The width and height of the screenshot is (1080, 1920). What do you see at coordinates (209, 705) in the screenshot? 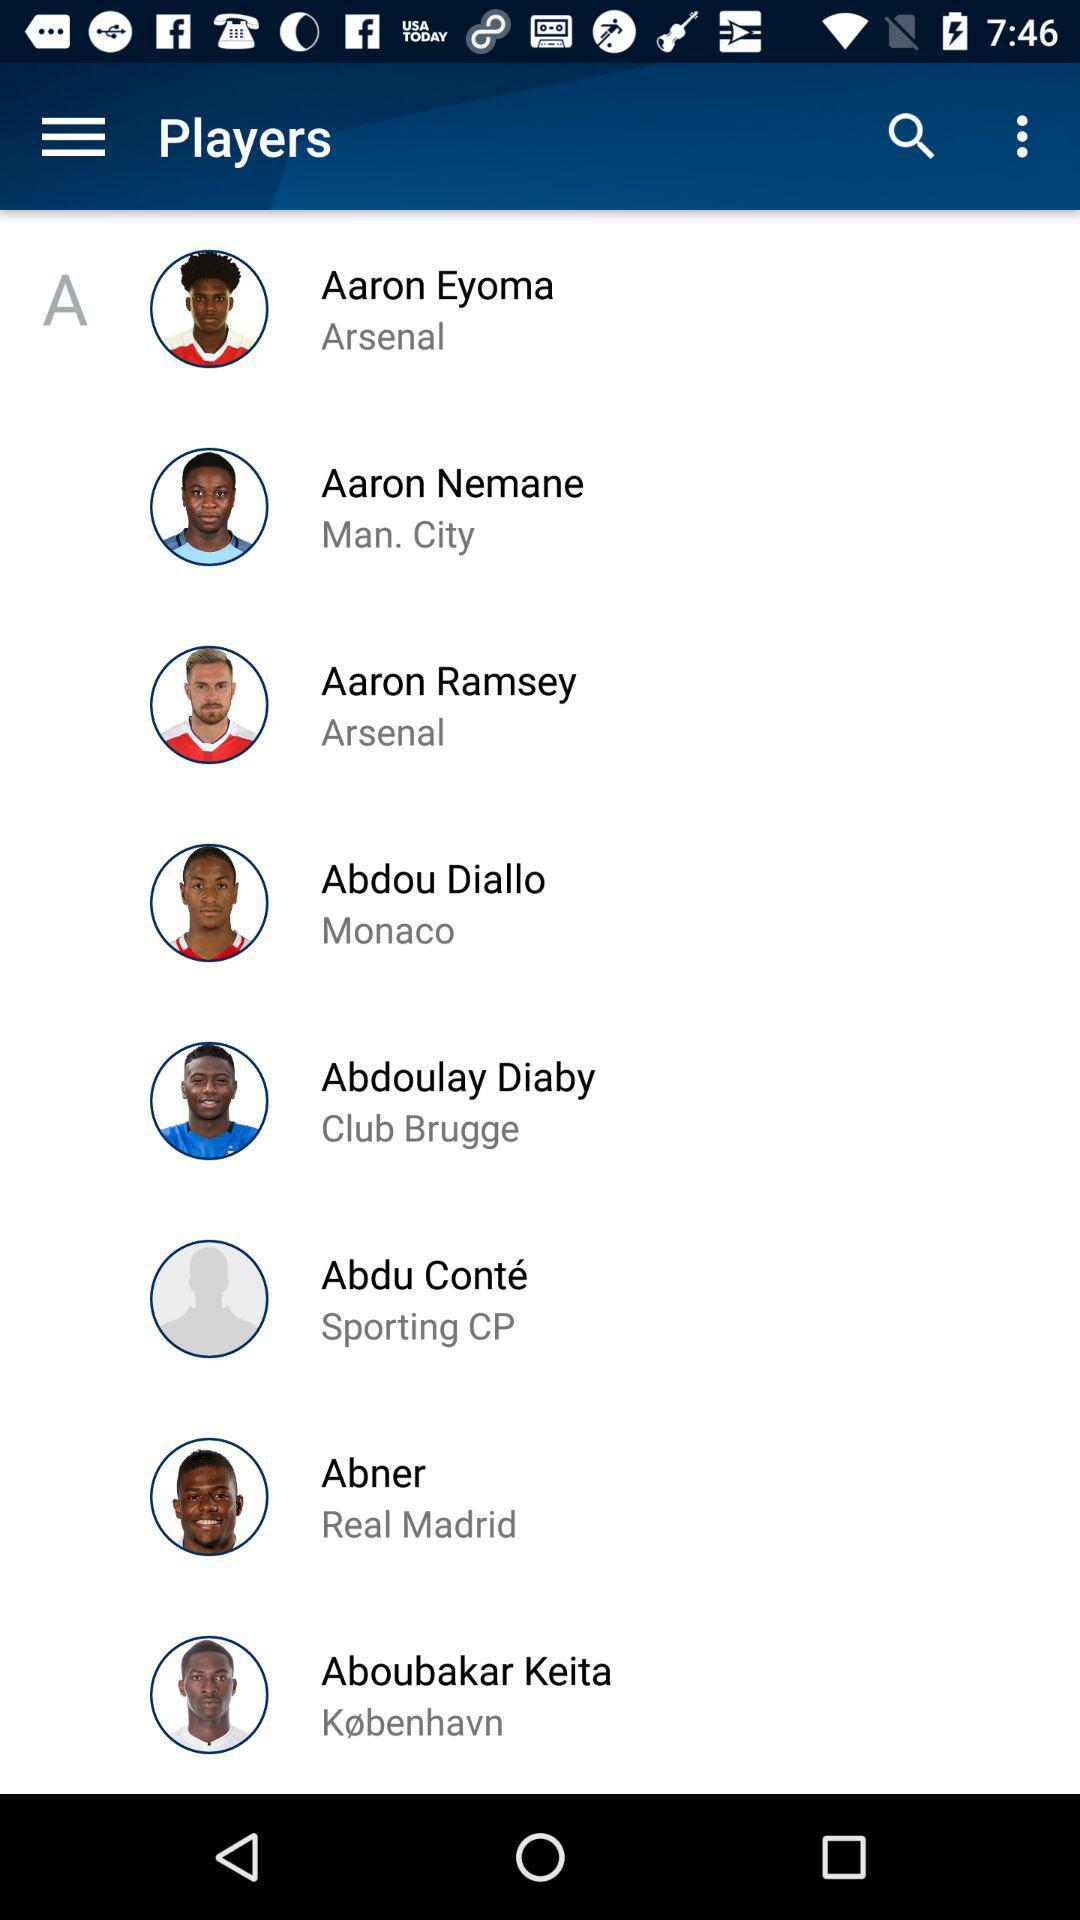
I see `the third player in a` at bounding box center [209, 705].